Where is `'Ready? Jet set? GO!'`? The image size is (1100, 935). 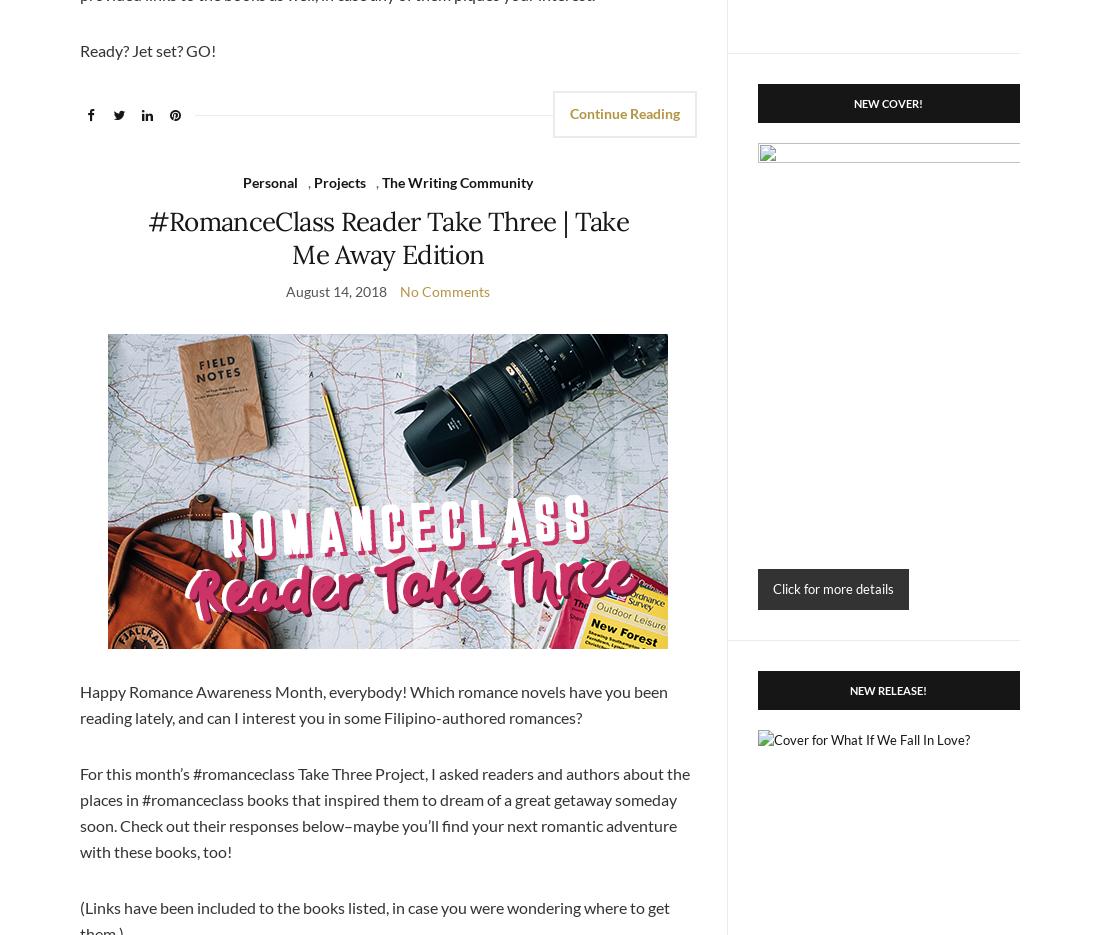 'Ready? Jet set? GO!' is located at coordinates (146, 50).